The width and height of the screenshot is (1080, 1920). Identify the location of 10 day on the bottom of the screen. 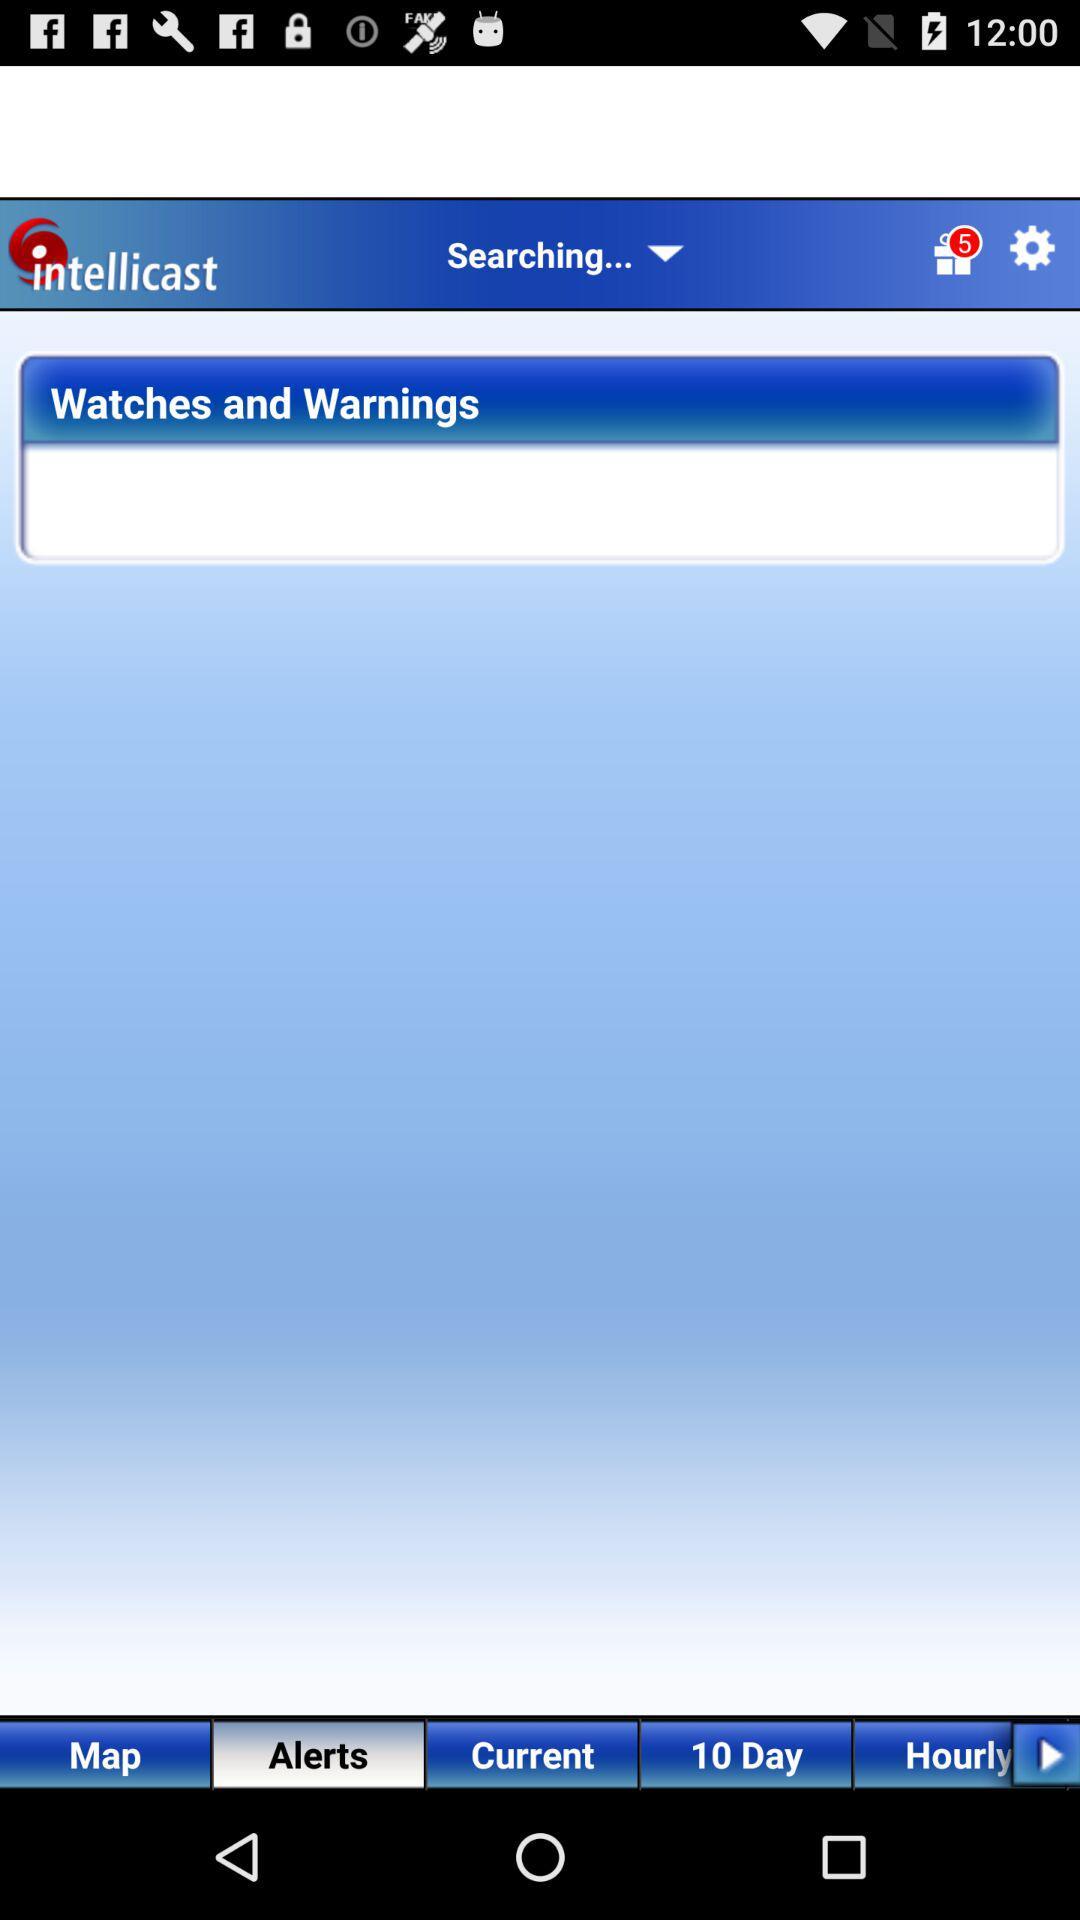
(745, 1753).